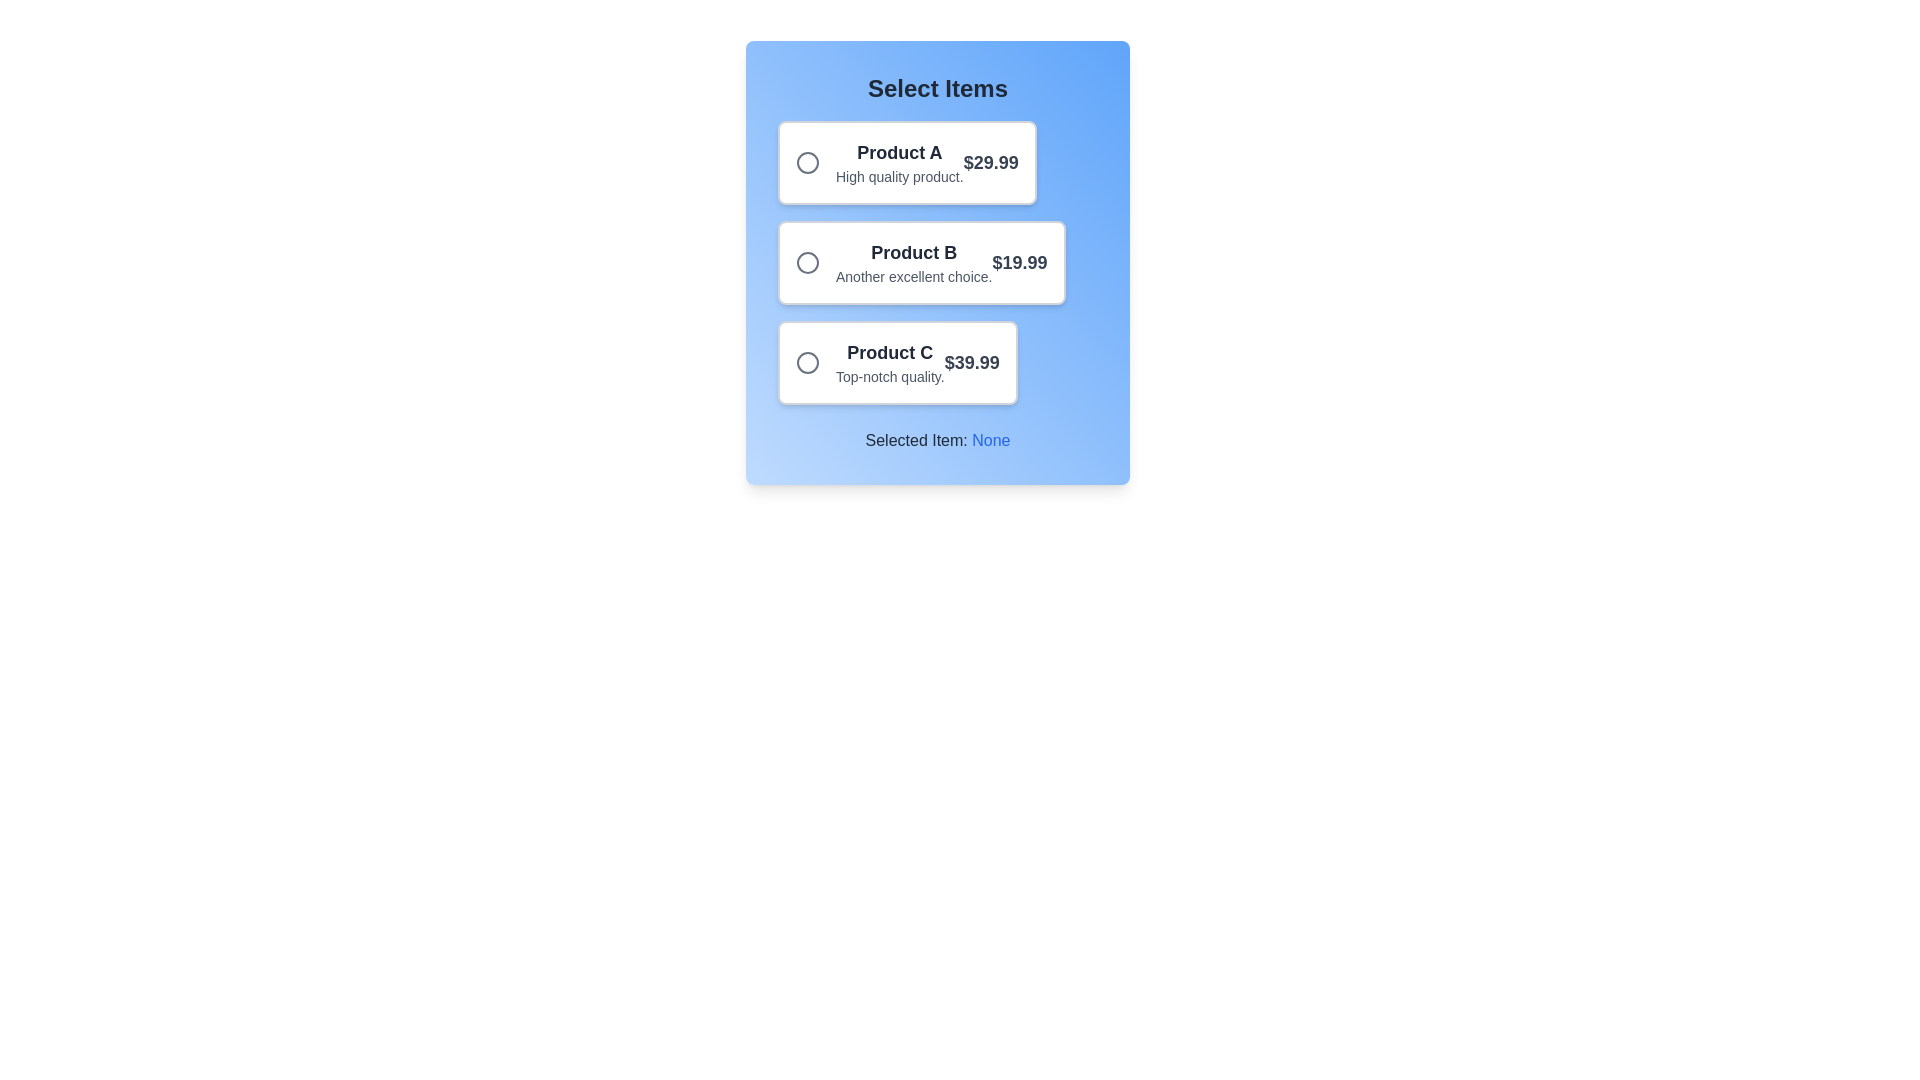  What do you see at coordinates (807, 261) in the screenshot?
I see `the SVG circle graphic representing the second option labeled 'Product B' in the vertical list of selectable items` at bounding box center [807, 261].